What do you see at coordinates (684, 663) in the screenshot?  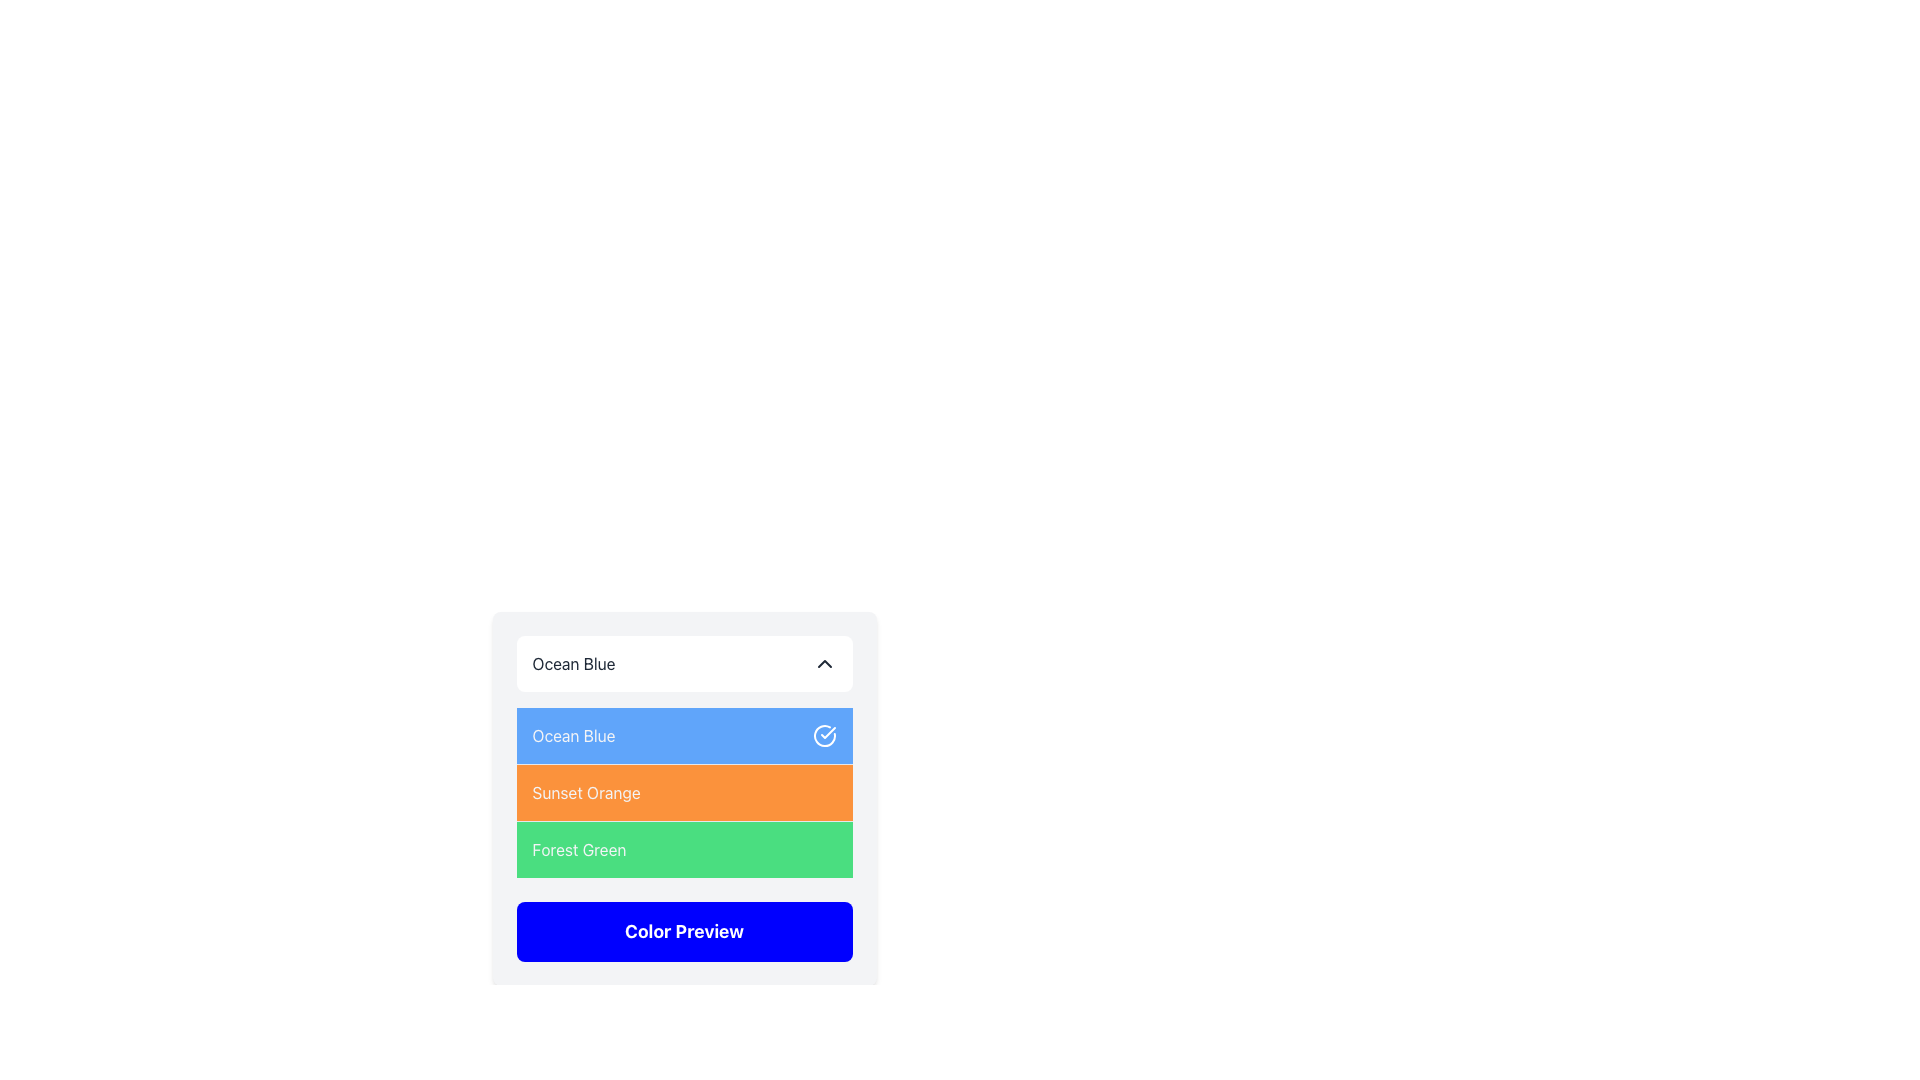 I see `the Dropdown toggle labeled 'Ocean Blue' with a downward arrow` at bounding box center [684, 663].